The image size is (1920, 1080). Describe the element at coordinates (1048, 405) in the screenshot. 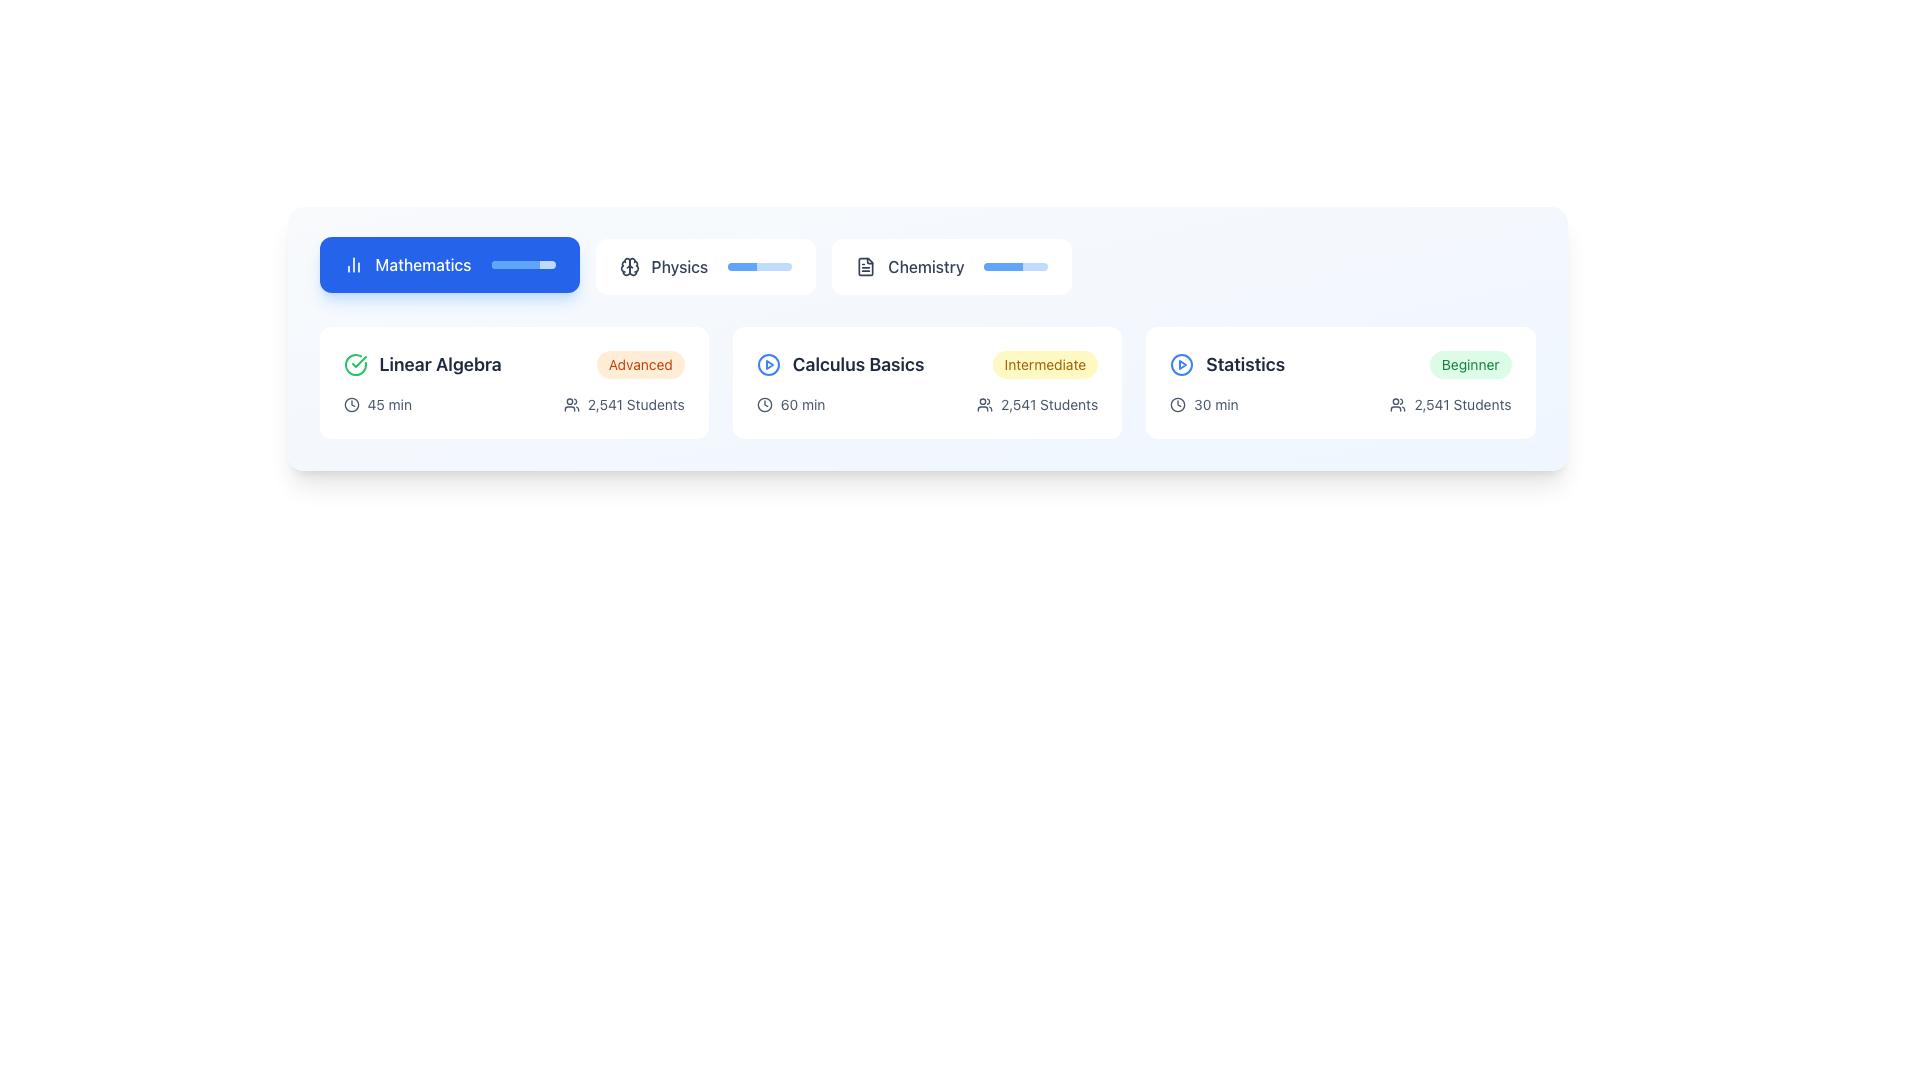

I see `the informational static text displaying the number of students enrolled in the 'Calculus Basics' course, which is positioned below the title and to the right of a group icon` at that location.